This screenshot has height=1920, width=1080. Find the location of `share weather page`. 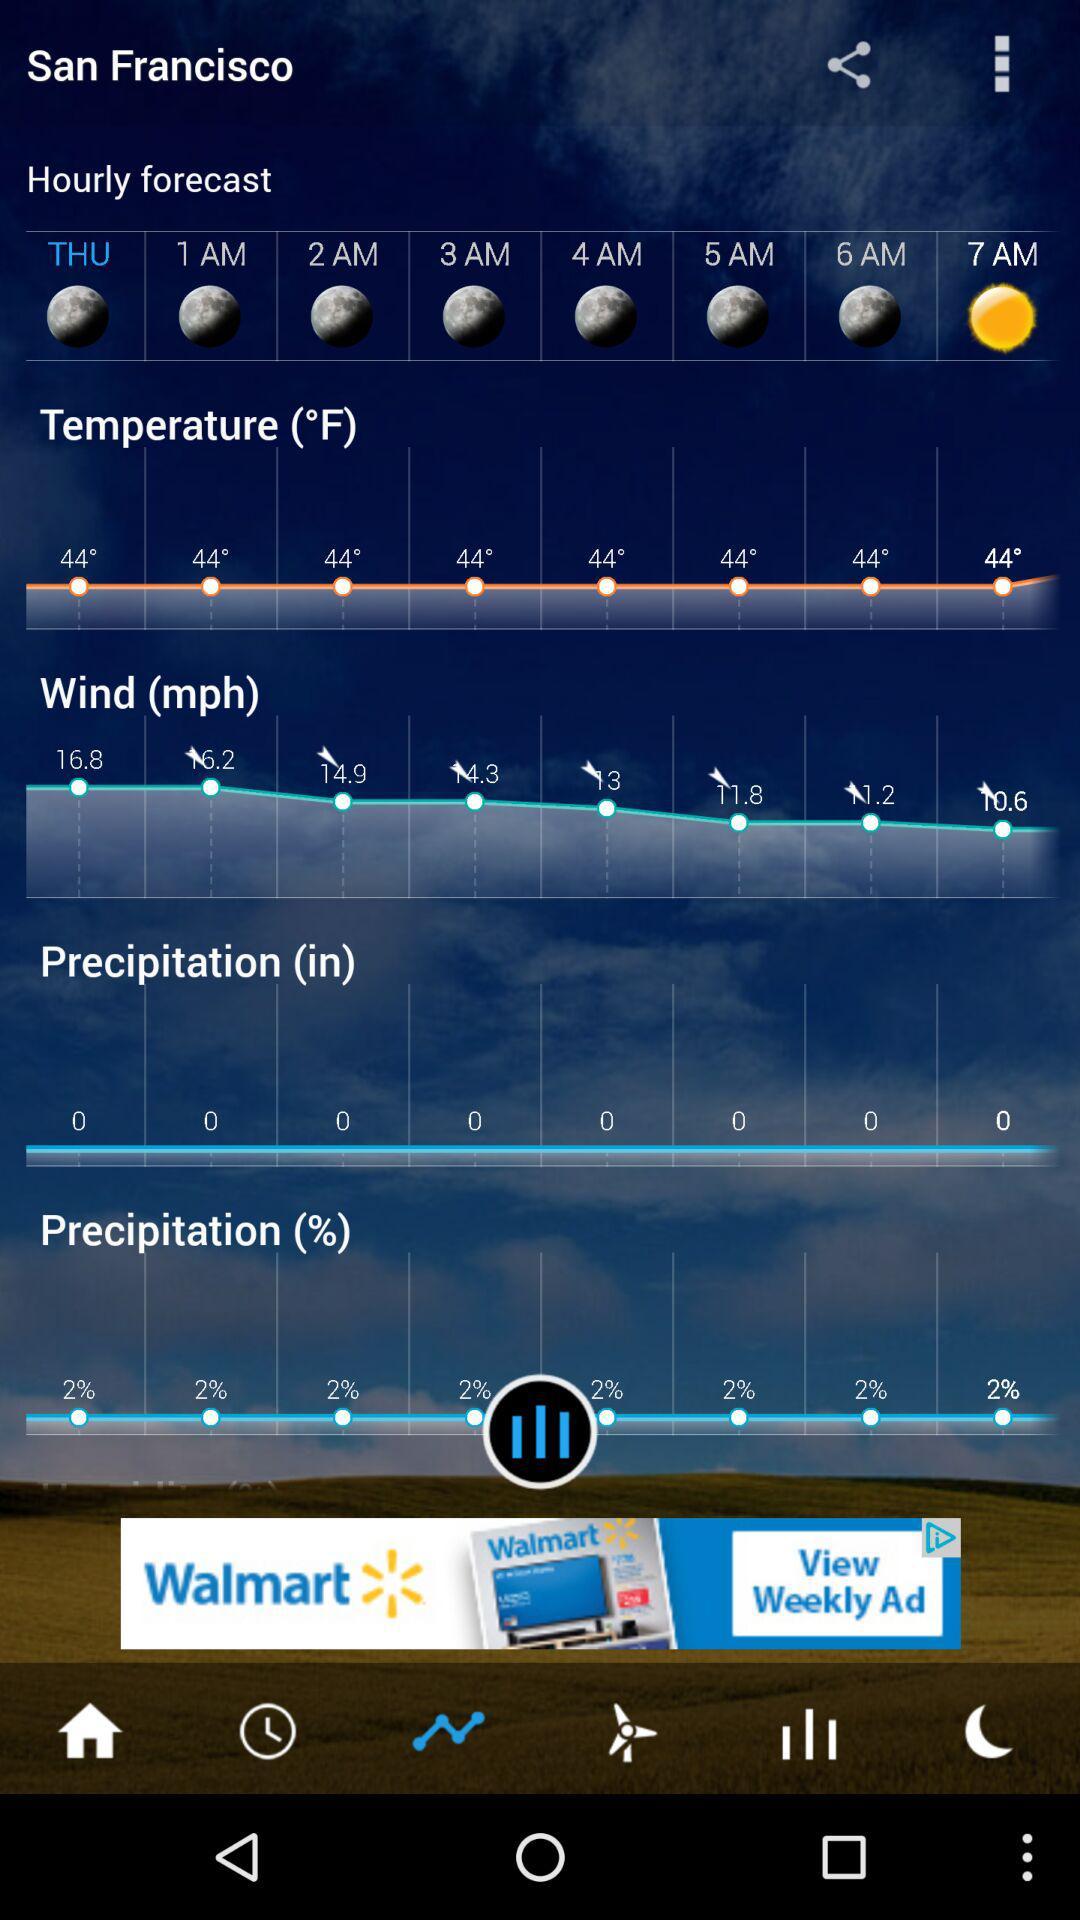

share weather page is located at coordinates (1002, 63).